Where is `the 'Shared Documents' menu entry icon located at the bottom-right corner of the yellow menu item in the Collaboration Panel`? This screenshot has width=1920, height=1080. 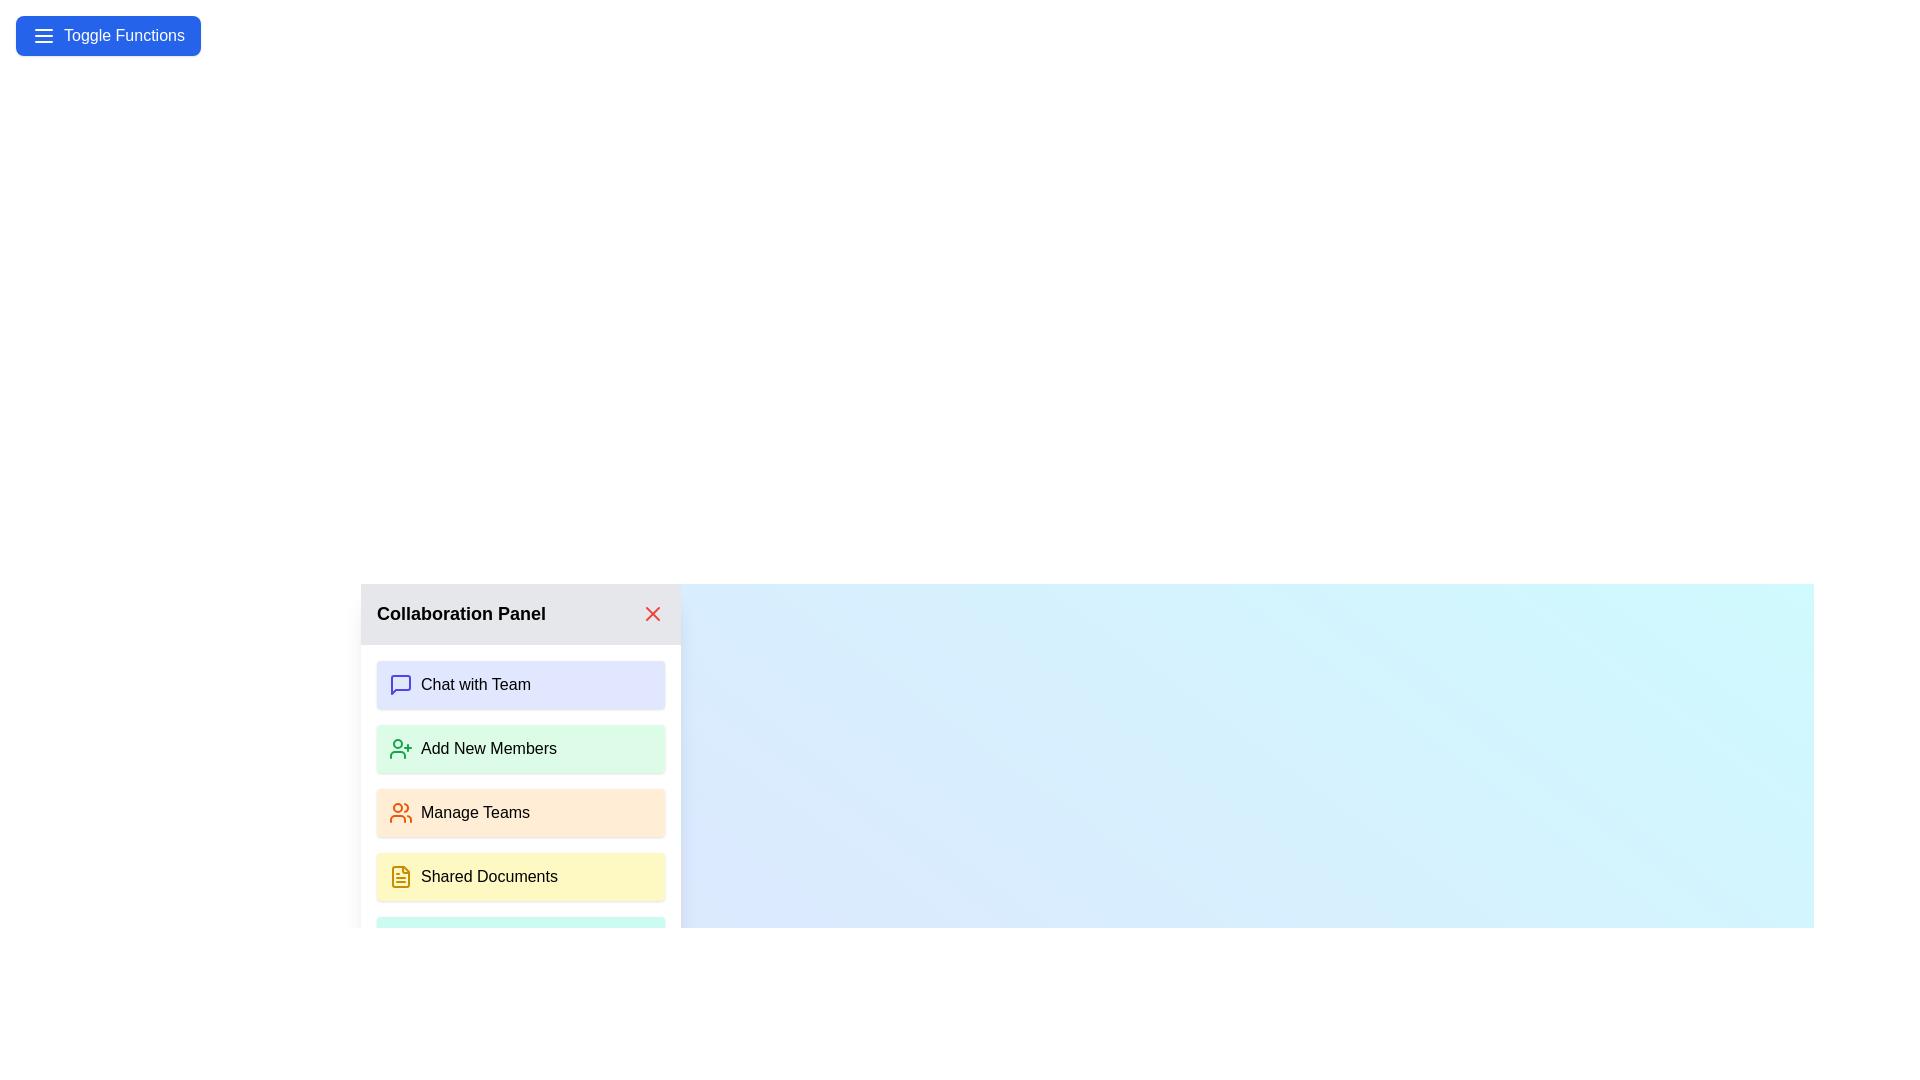 the 'Shared Documents' menu entry icon located at the bottom-right corner of the yellow menu item in the Collaboration Panel is located at coordinates (400, 875).